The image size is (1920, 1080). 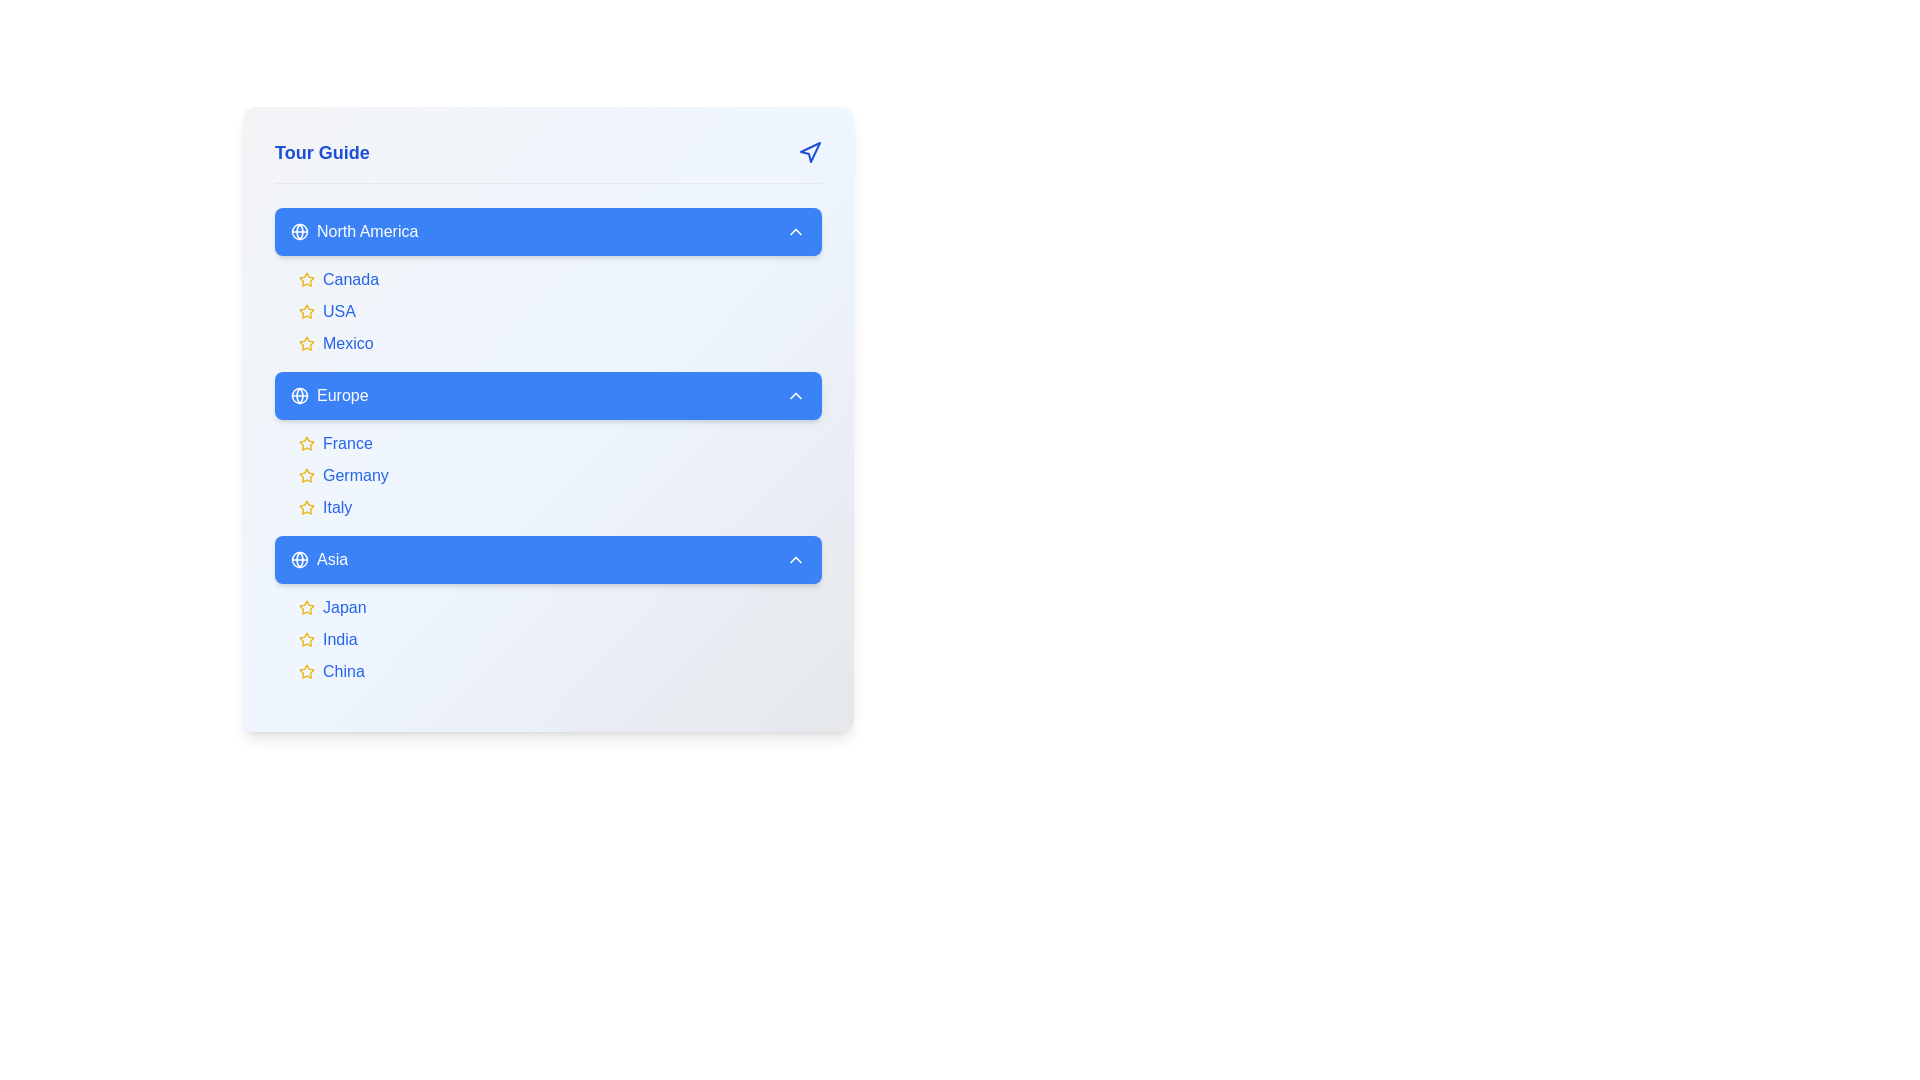 I want to click on the yellow star icon corresponding to 'China' to mark it as favorite, so click(x=306, y=671).